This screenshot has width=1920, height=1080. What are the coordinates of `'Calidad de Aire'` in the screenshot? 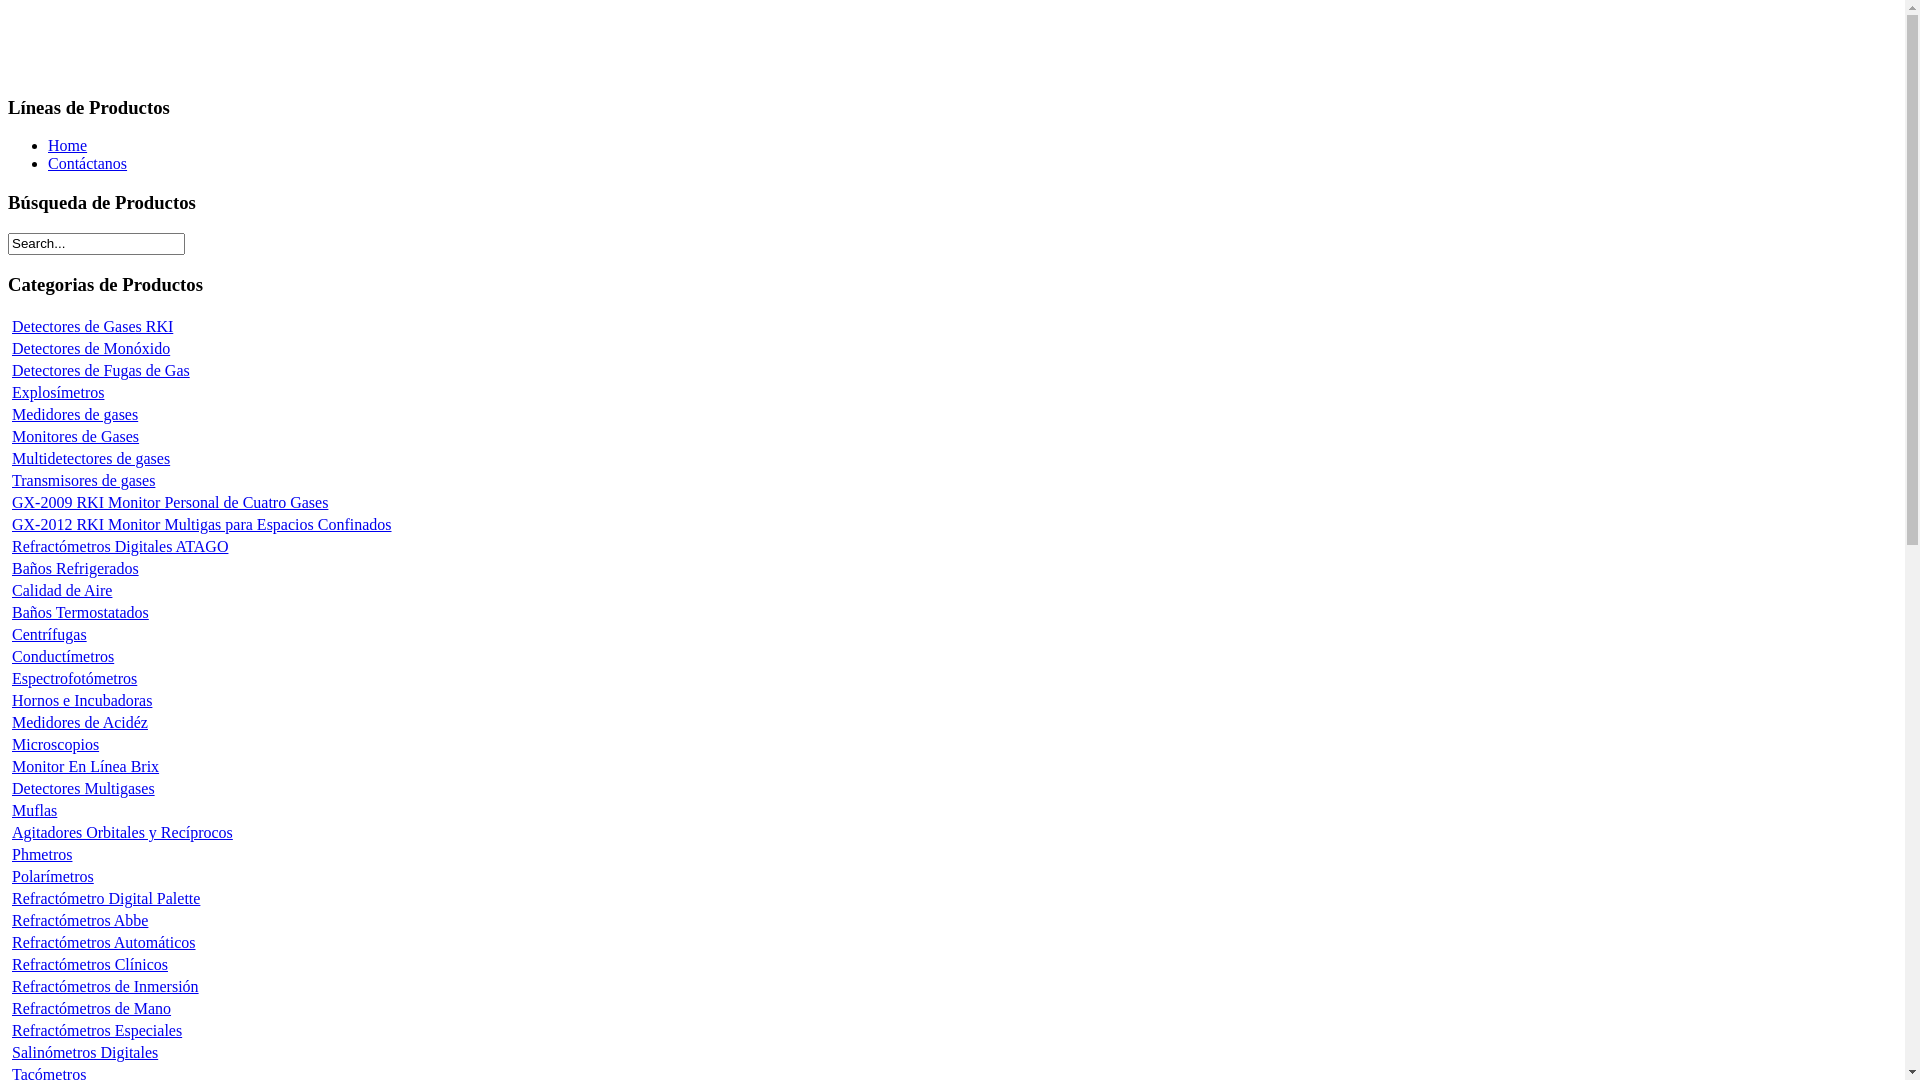 It's located at (62, 589).